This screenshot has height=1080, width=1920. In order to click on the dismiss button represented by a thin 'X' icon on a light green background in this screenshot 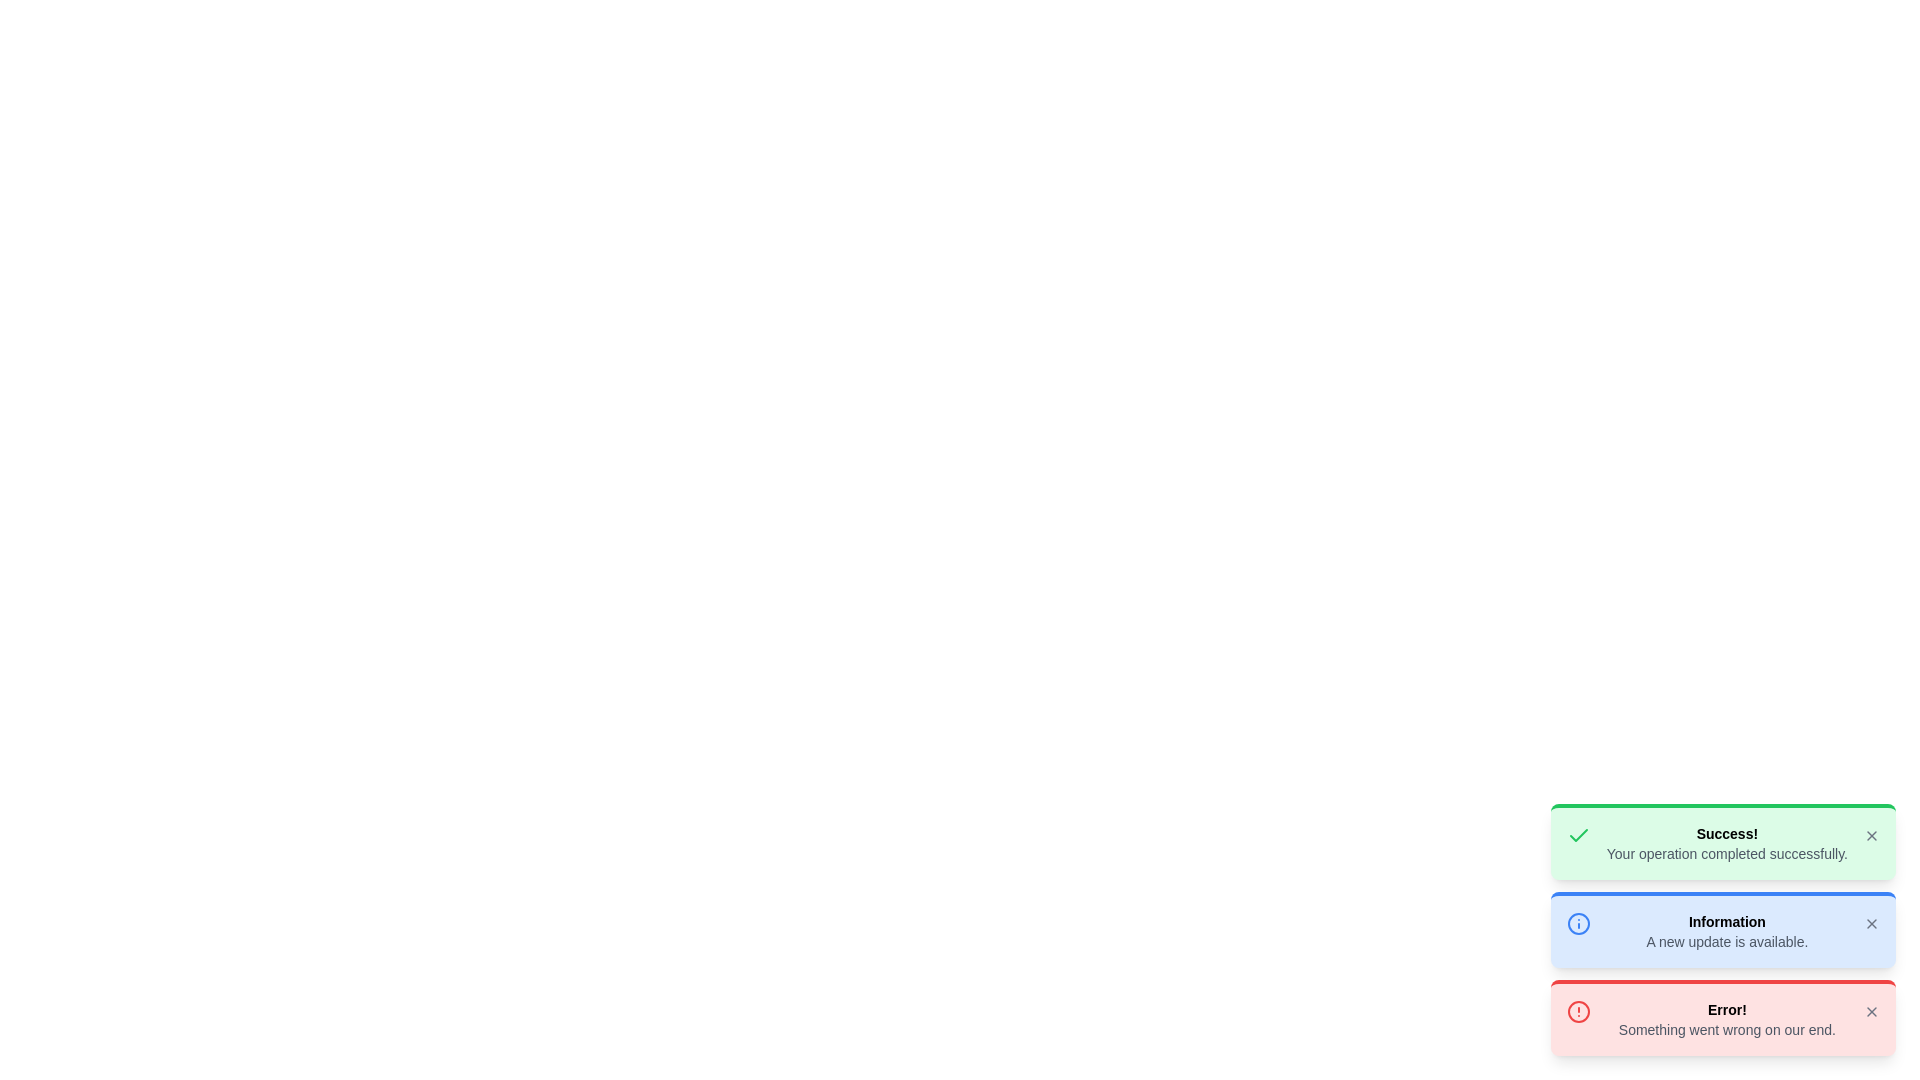, I will do `click(1871, 836)`.